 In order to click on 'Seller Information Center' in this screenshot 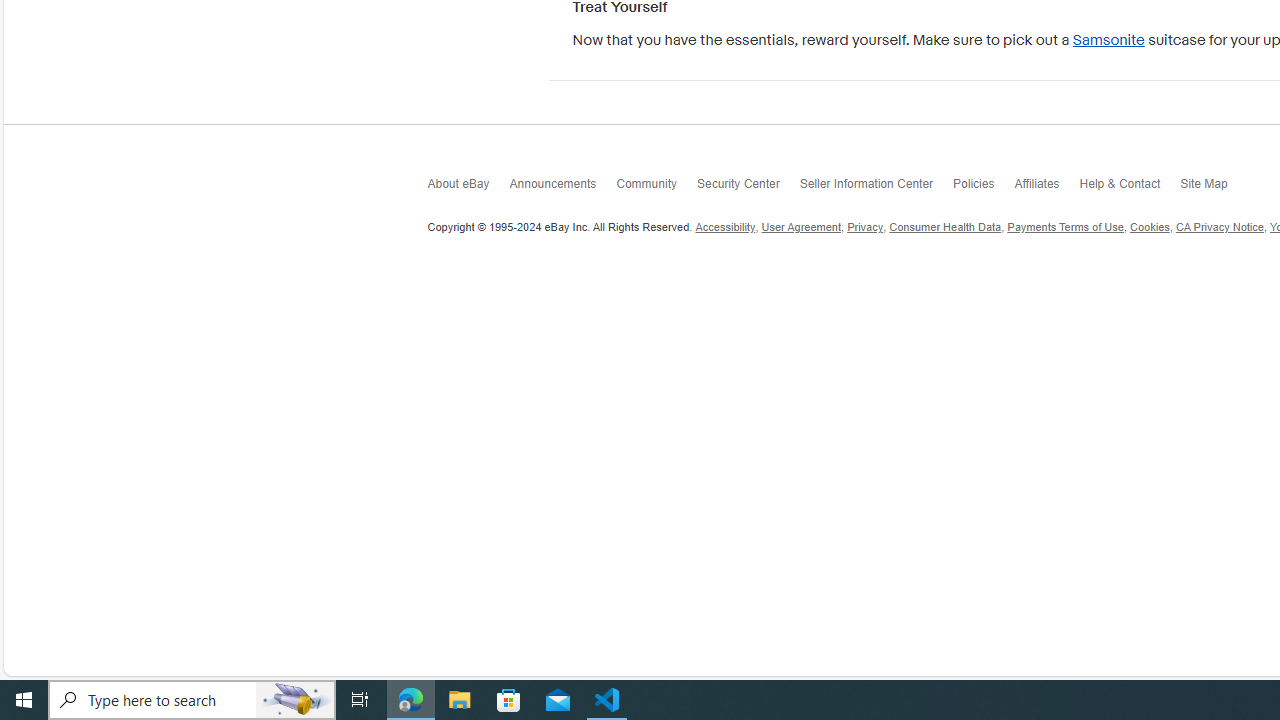, I will do `click(876, 187)`.